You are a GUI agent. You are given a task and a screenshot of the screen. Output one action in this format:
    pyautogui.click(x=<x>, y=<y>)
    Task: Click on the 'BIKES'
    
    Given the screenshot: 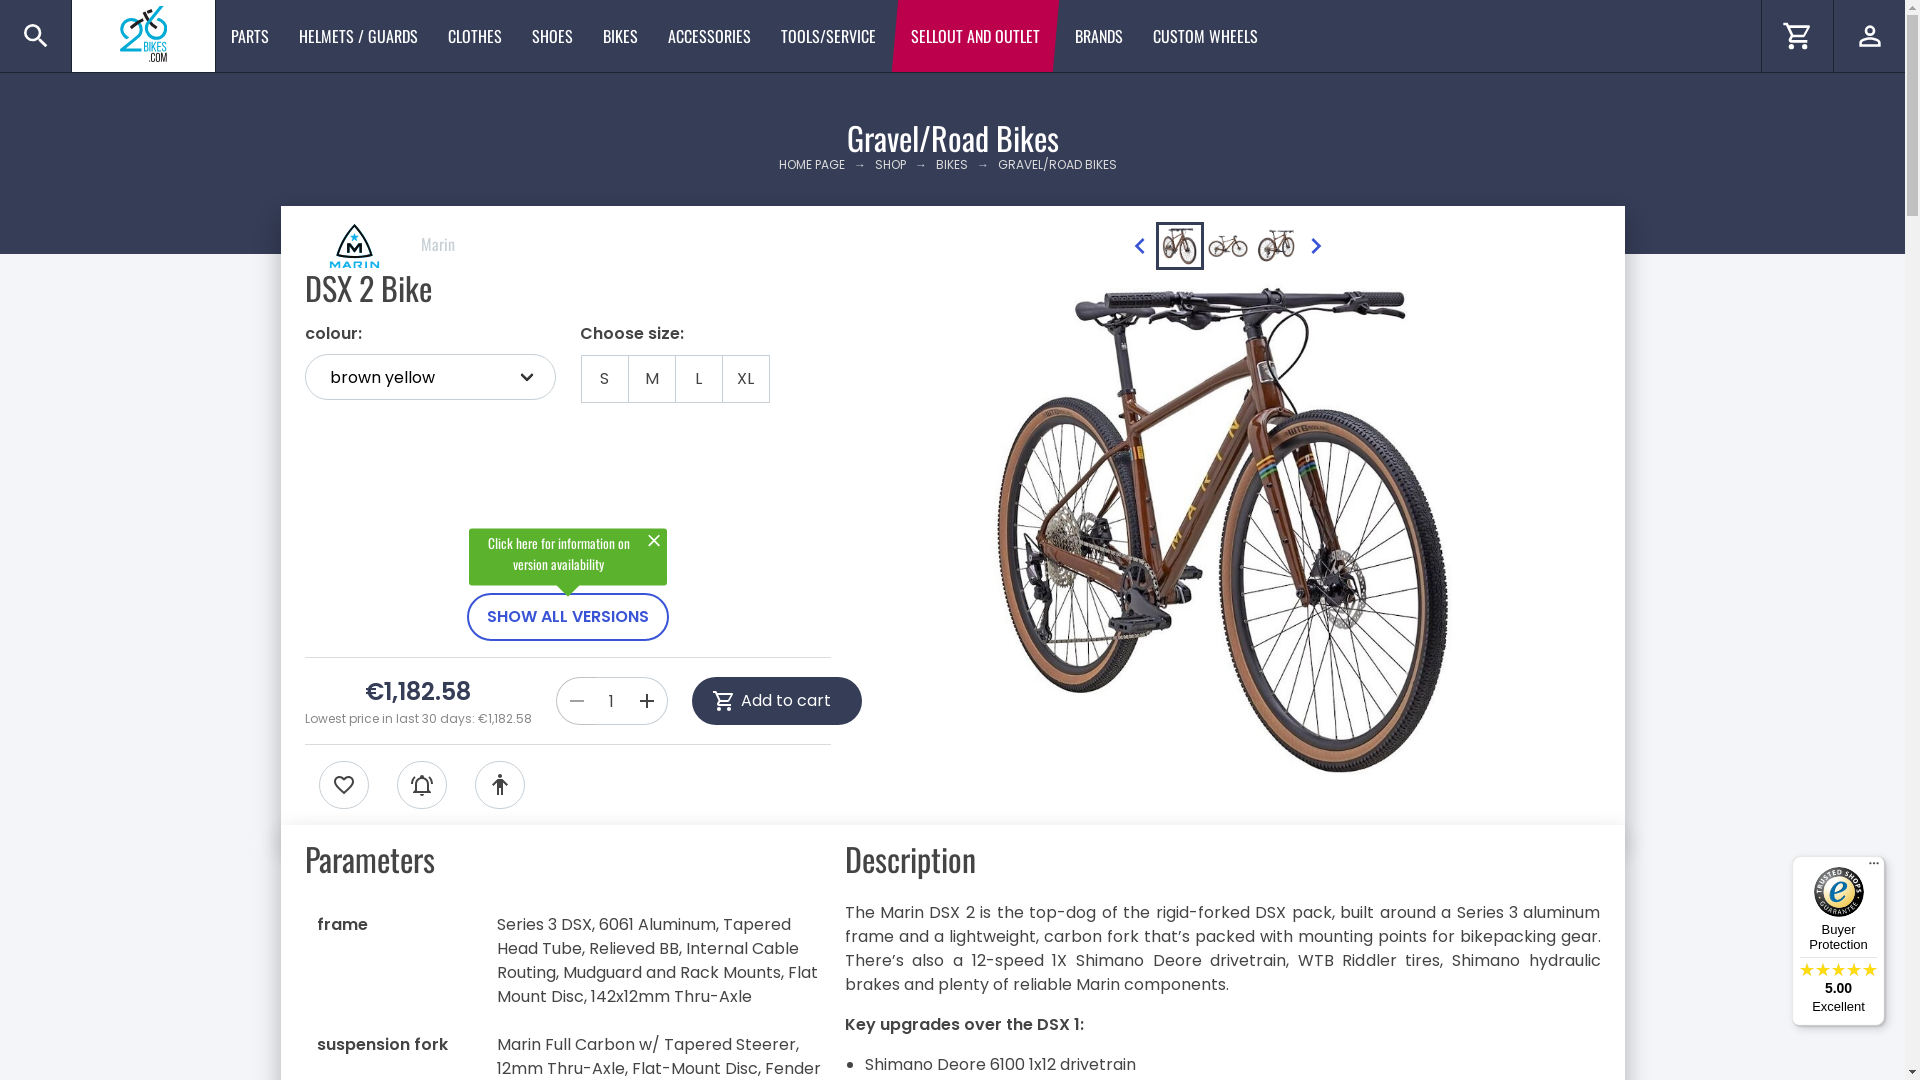 What is the action you would take?
    pyautogui.click(x=619, y=35)
    